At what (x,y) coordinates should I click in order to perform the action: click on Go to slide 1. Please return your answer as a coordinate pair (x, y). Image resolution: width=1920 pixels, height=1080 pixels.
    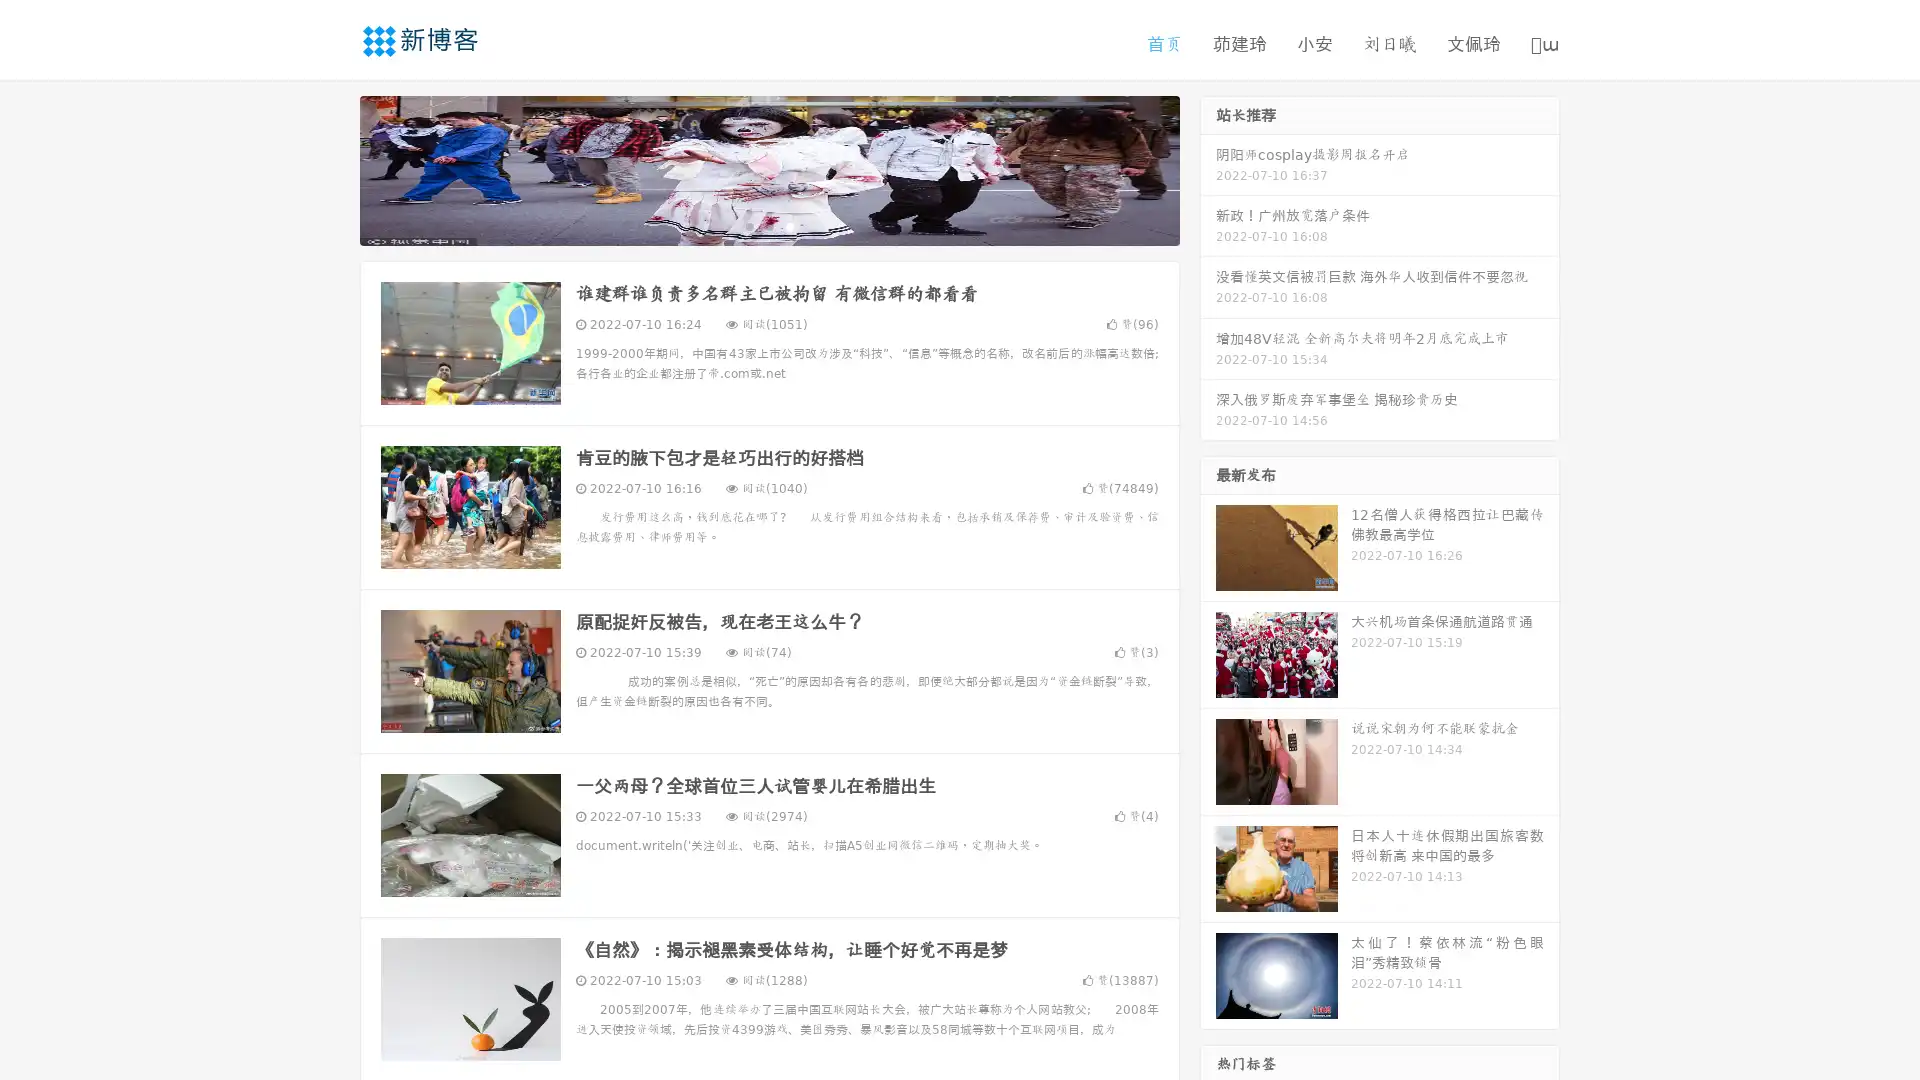
    Looking at the image, I should click on (748, 225).